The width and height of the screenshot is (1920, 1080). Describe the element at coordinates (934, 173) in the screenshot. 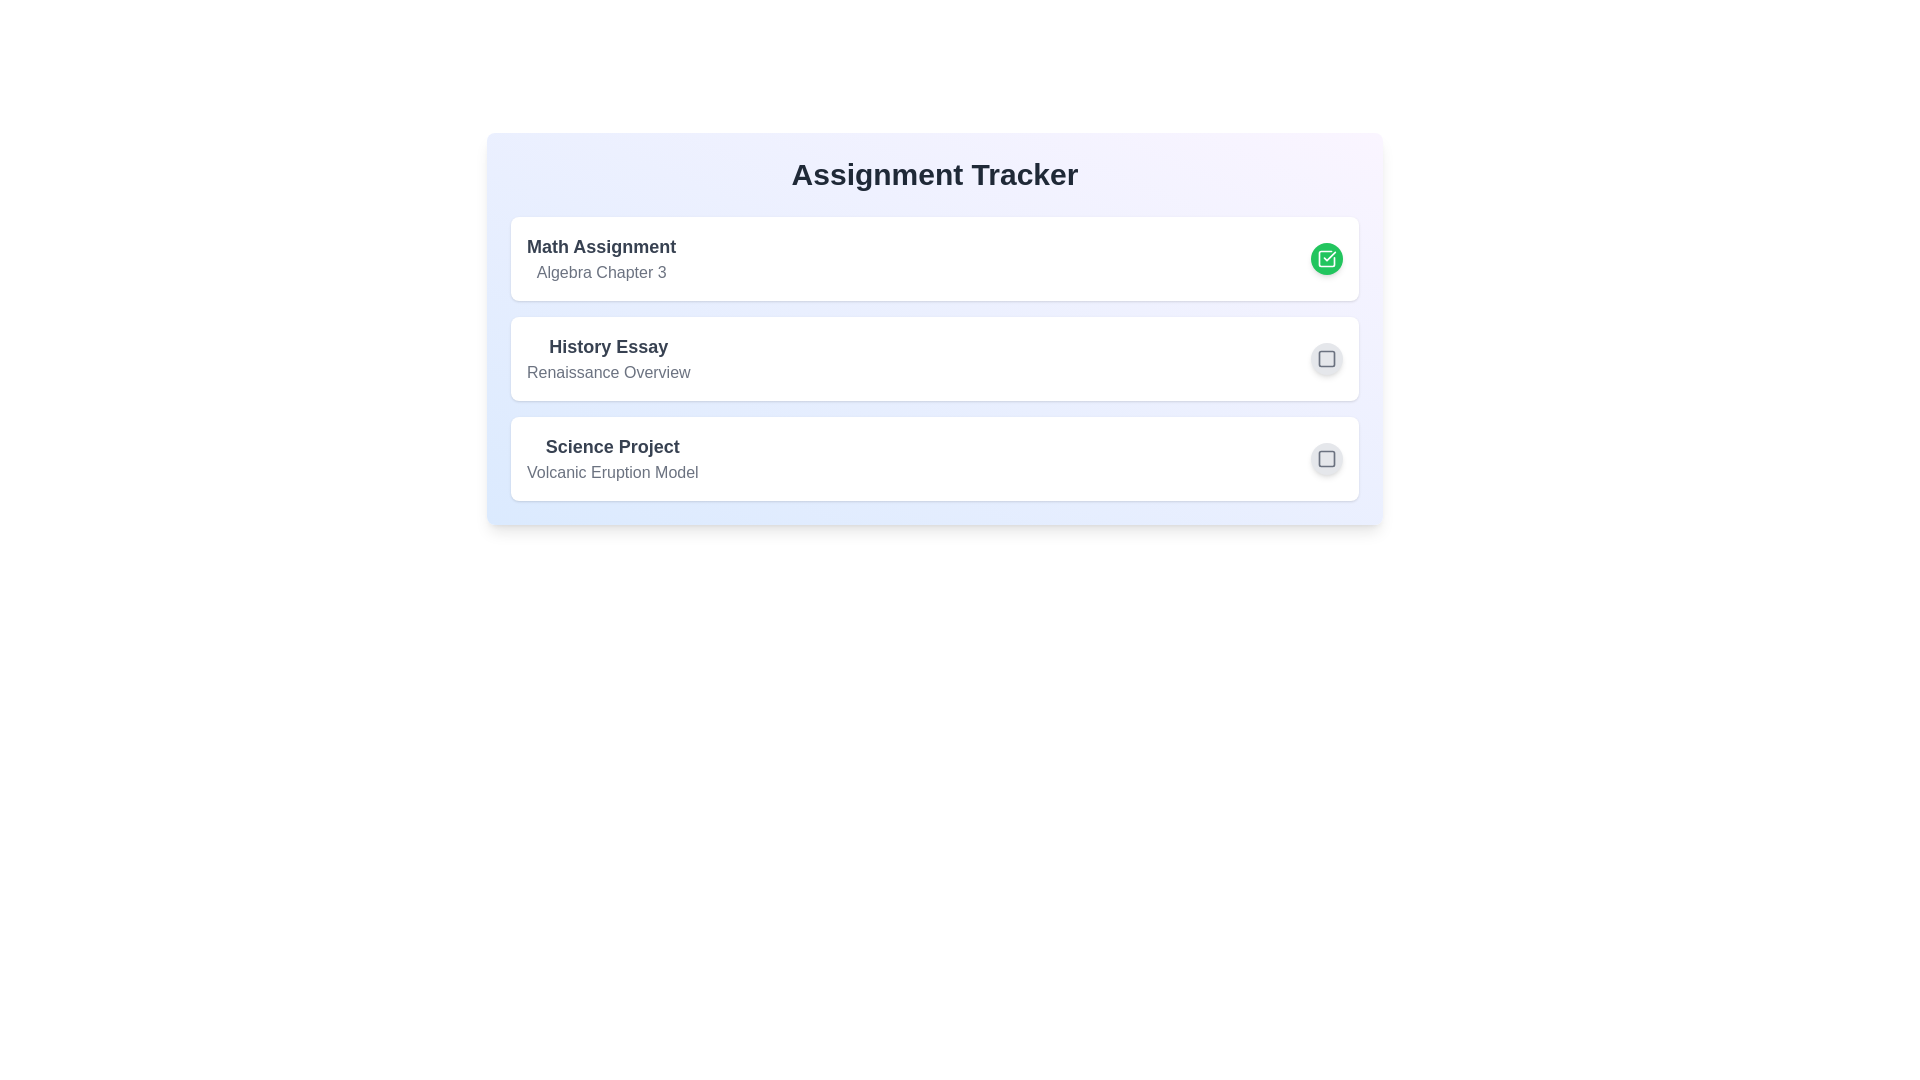

I see `the header text 'Assignment Tracker' for copying` at that location.